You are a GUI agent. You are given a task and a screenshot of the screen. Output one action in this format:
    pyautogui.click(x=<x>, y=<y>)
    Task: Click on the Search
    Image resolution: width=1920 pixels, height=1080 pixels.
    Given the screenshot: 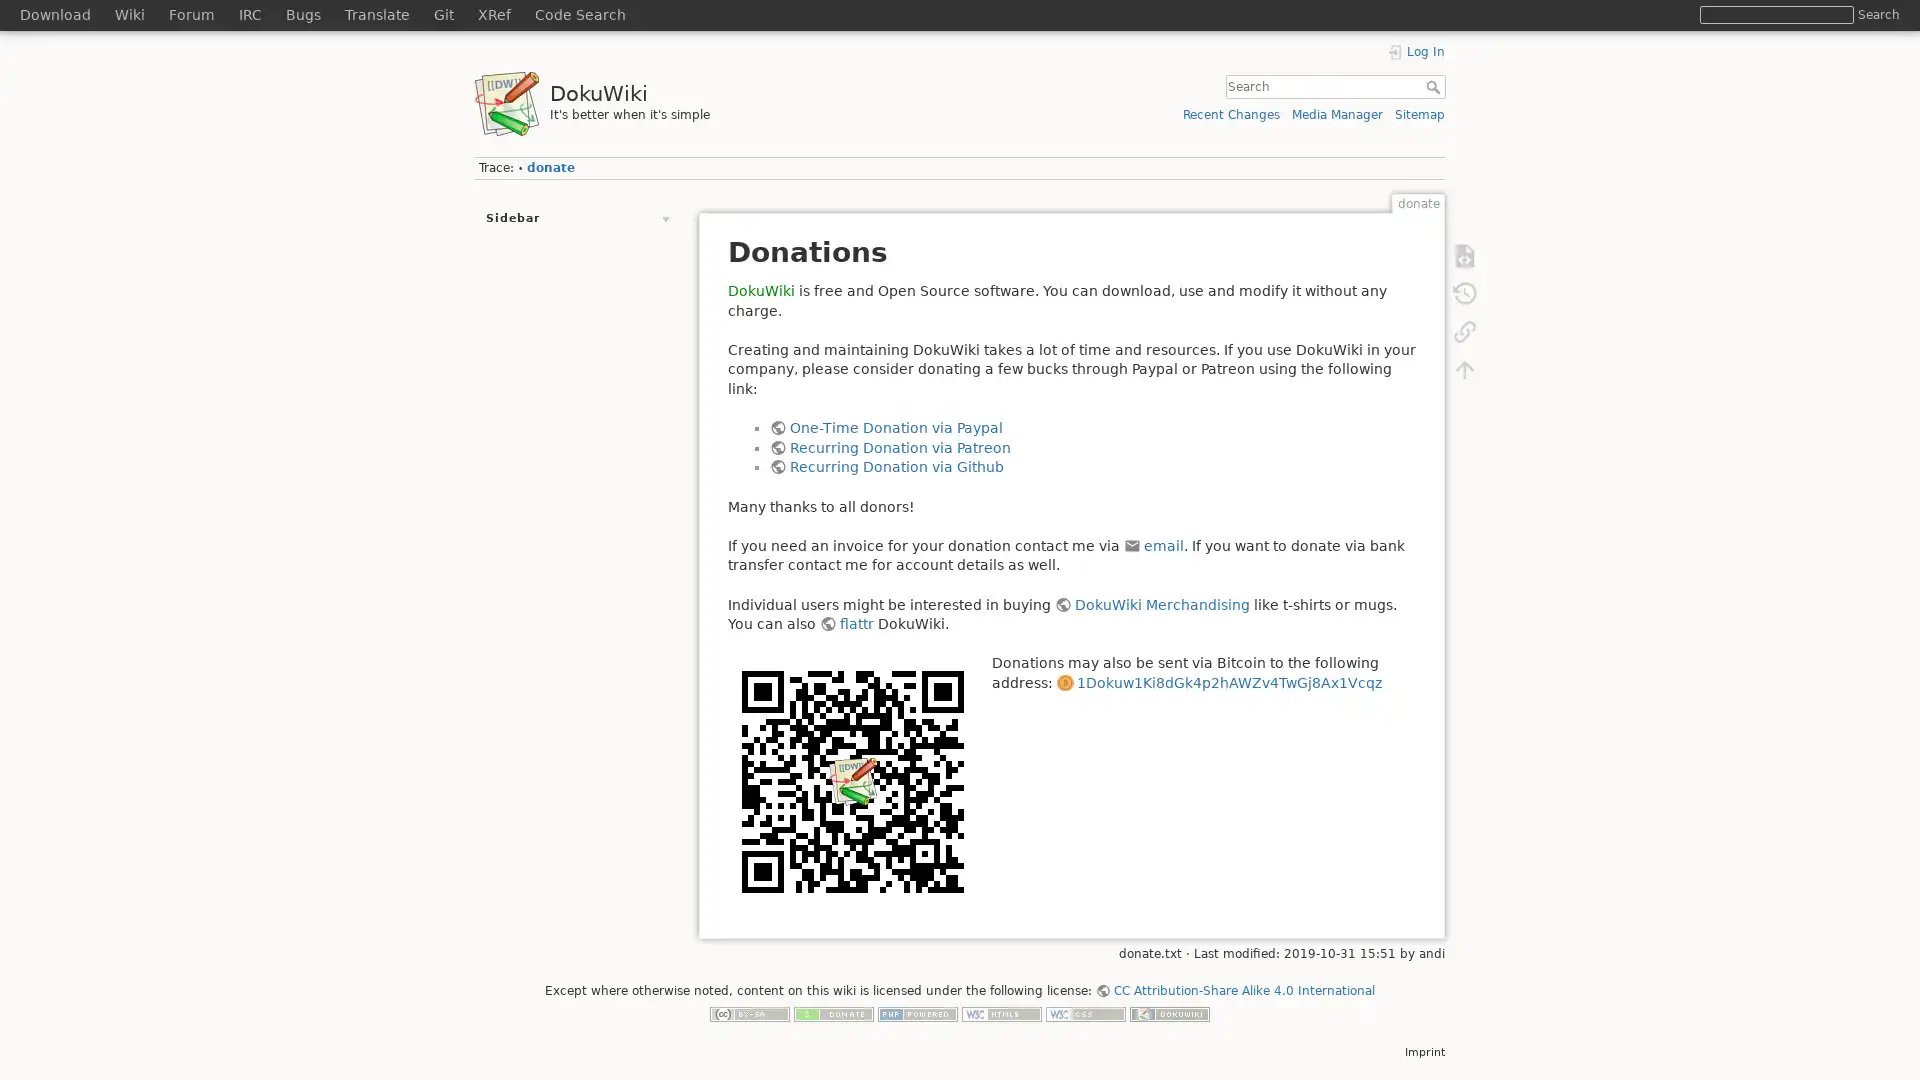 What is the action you would take?
    pyautogui.click(x=1877, y=14)
    